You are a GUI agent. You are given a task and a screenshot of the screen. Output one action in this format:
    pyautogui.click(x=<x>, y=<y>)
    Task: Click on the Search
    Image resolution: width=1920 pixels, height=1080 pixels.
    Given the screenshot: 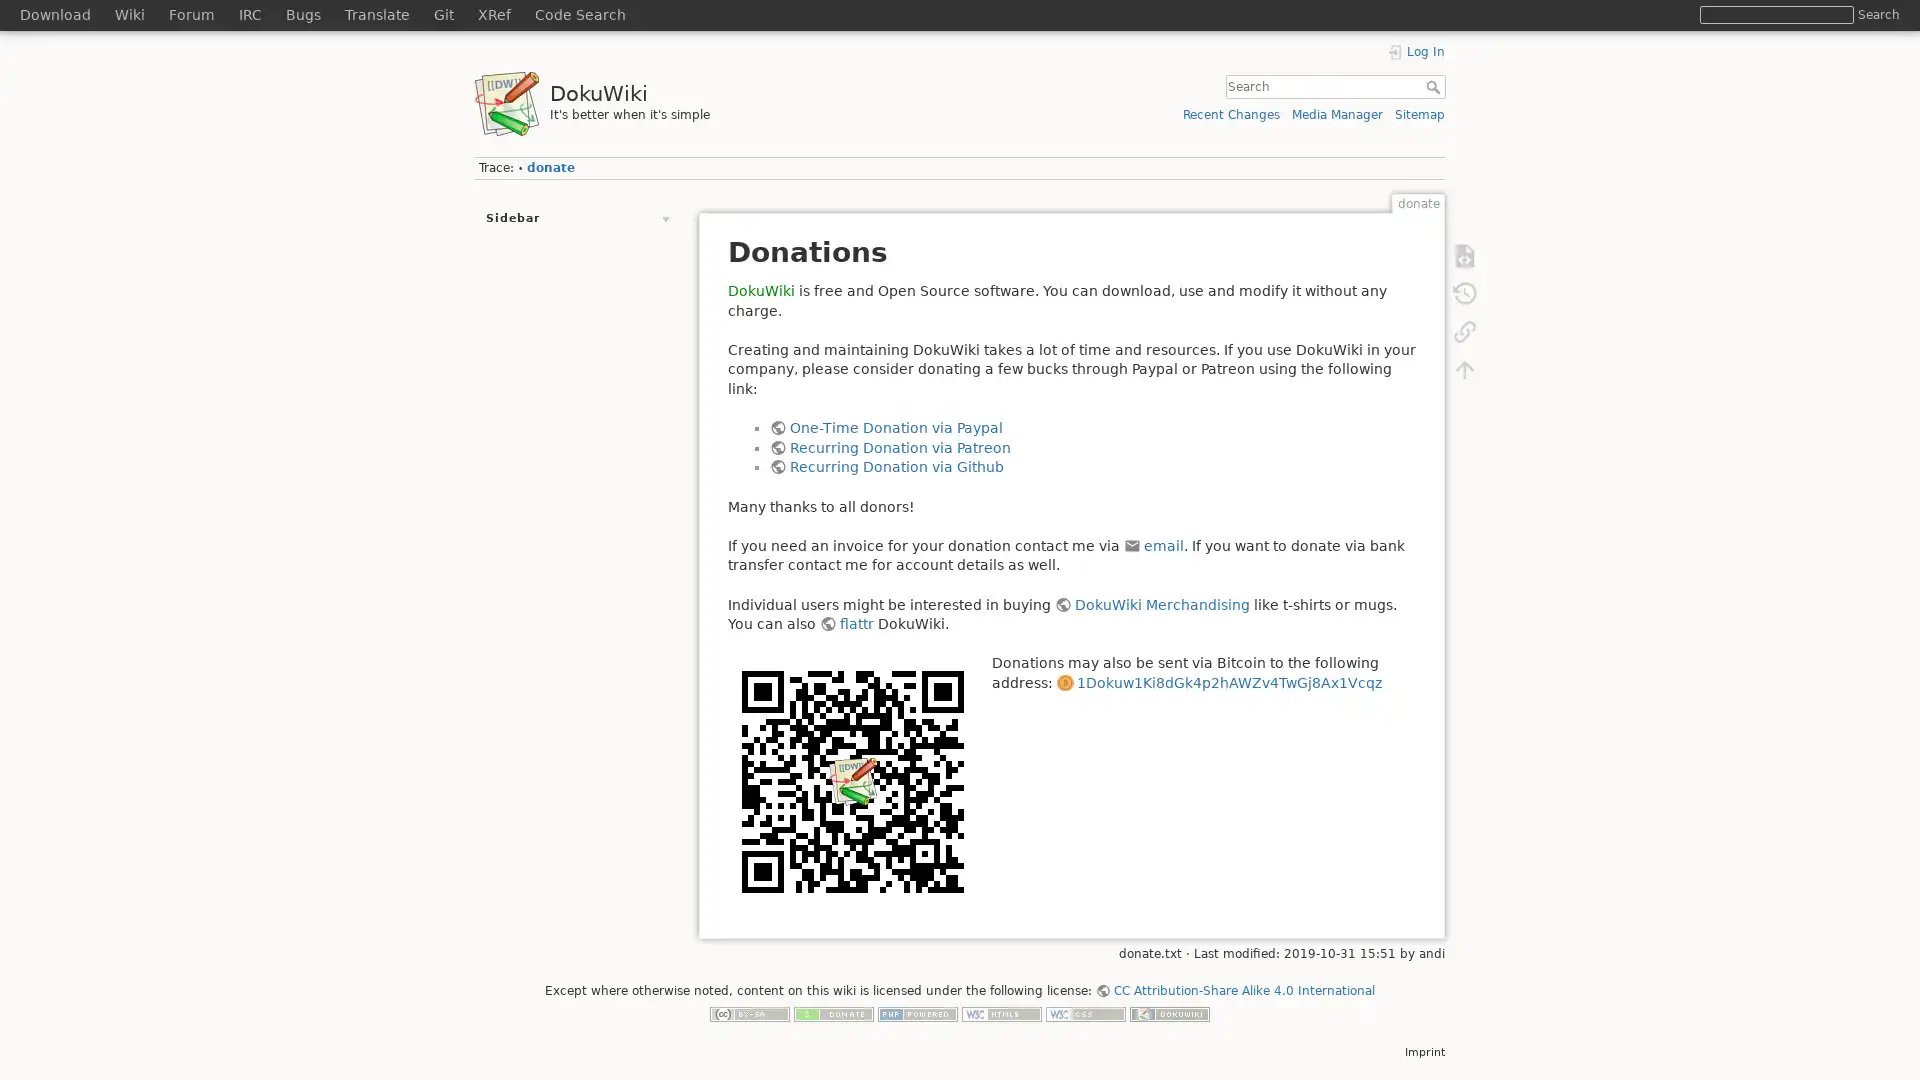 What is the action you would take?
    pyautogui.click(x=1877, y=14)
    